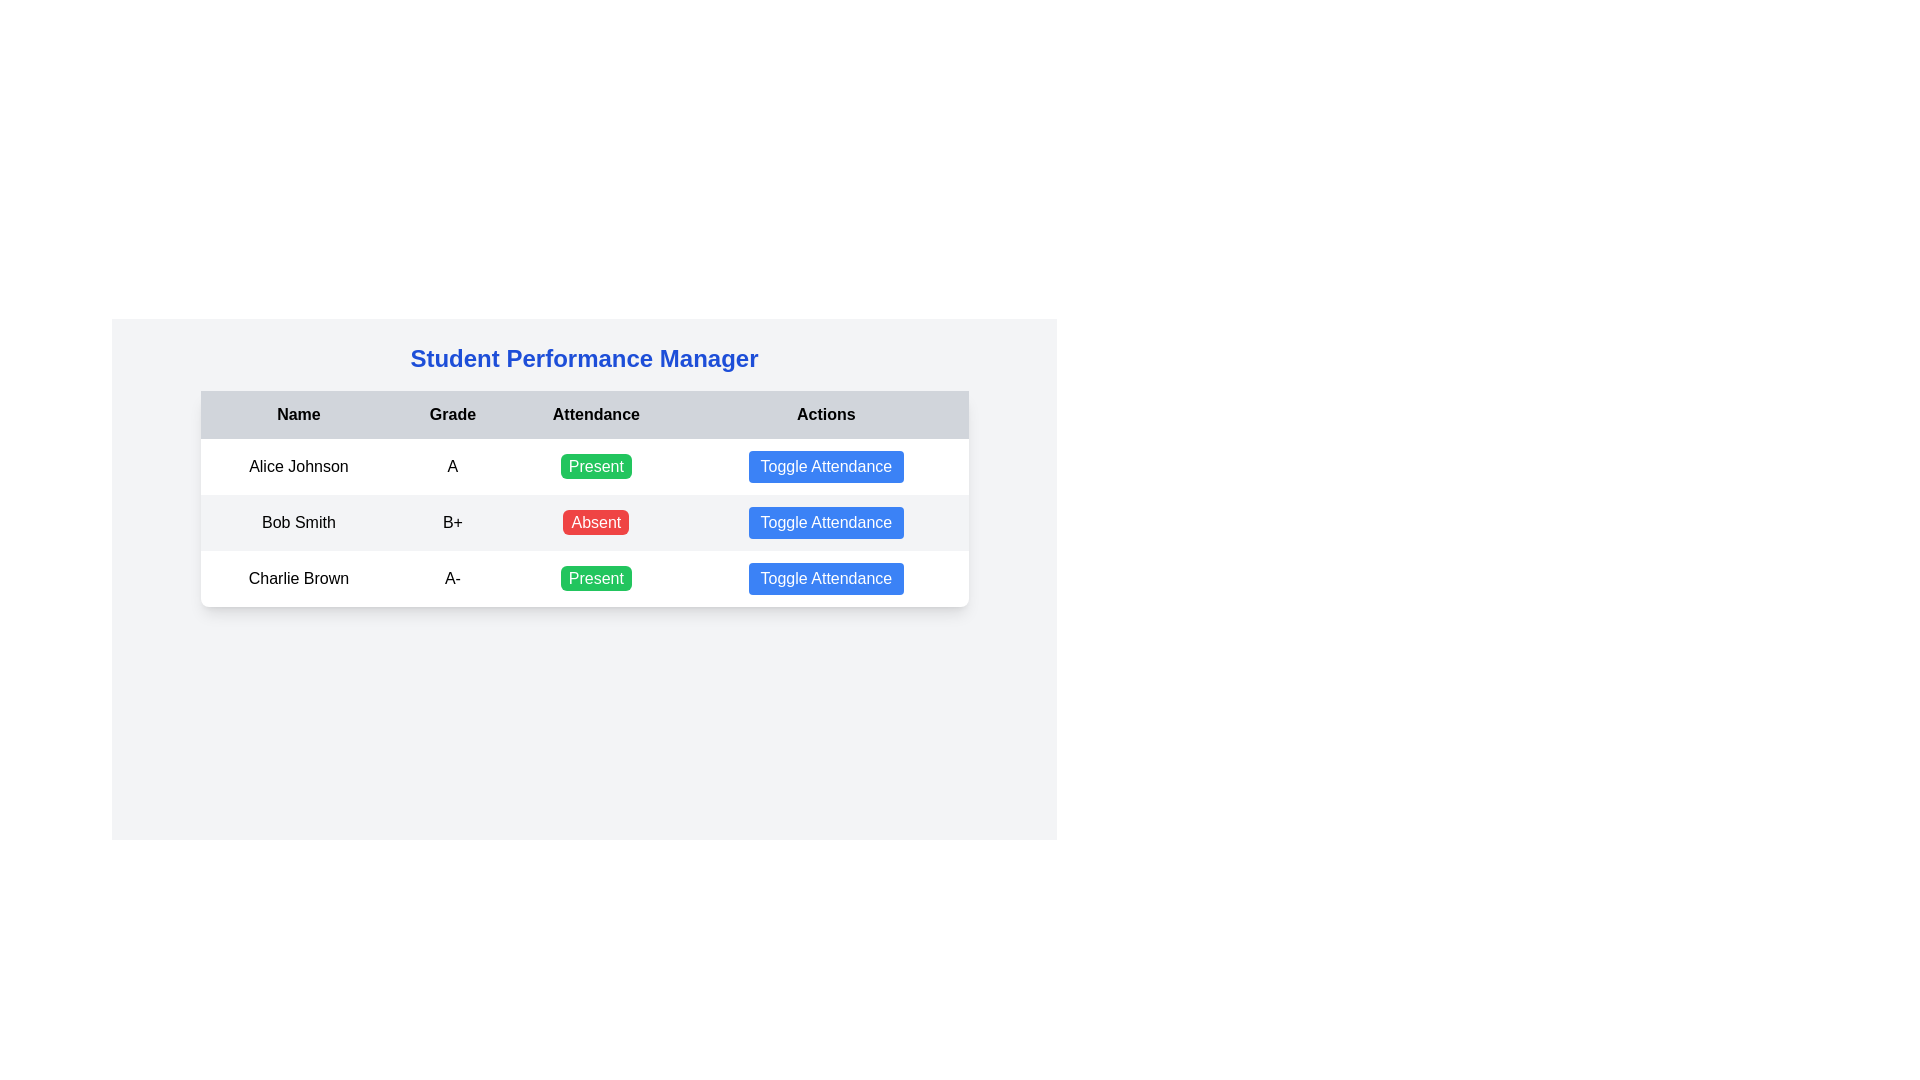  I want to click on the static text label displaying 'Bob Smith', which is located in the first column under the 'Name' column heading of a table-style layout, in the second row, so click(297, 522).